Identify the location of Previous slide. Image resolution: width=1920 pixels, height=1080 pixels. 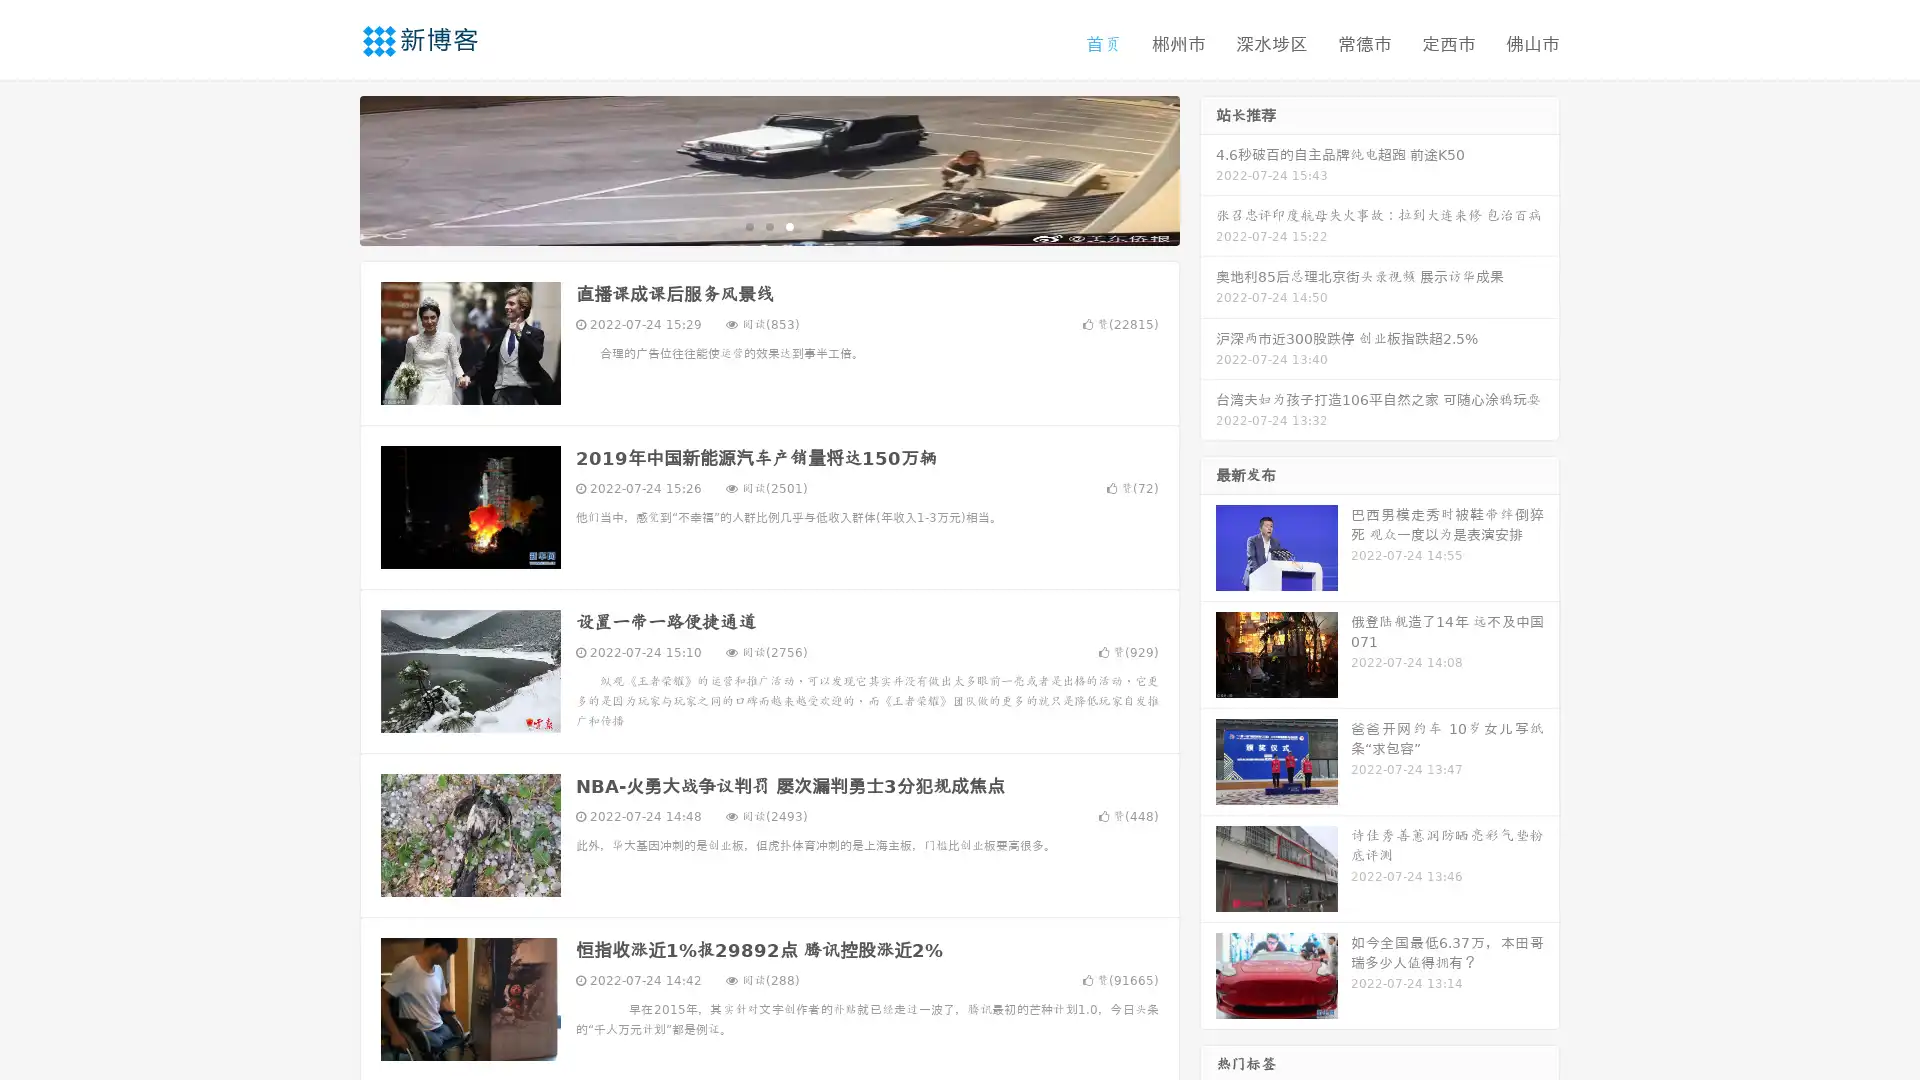
(330, 168).